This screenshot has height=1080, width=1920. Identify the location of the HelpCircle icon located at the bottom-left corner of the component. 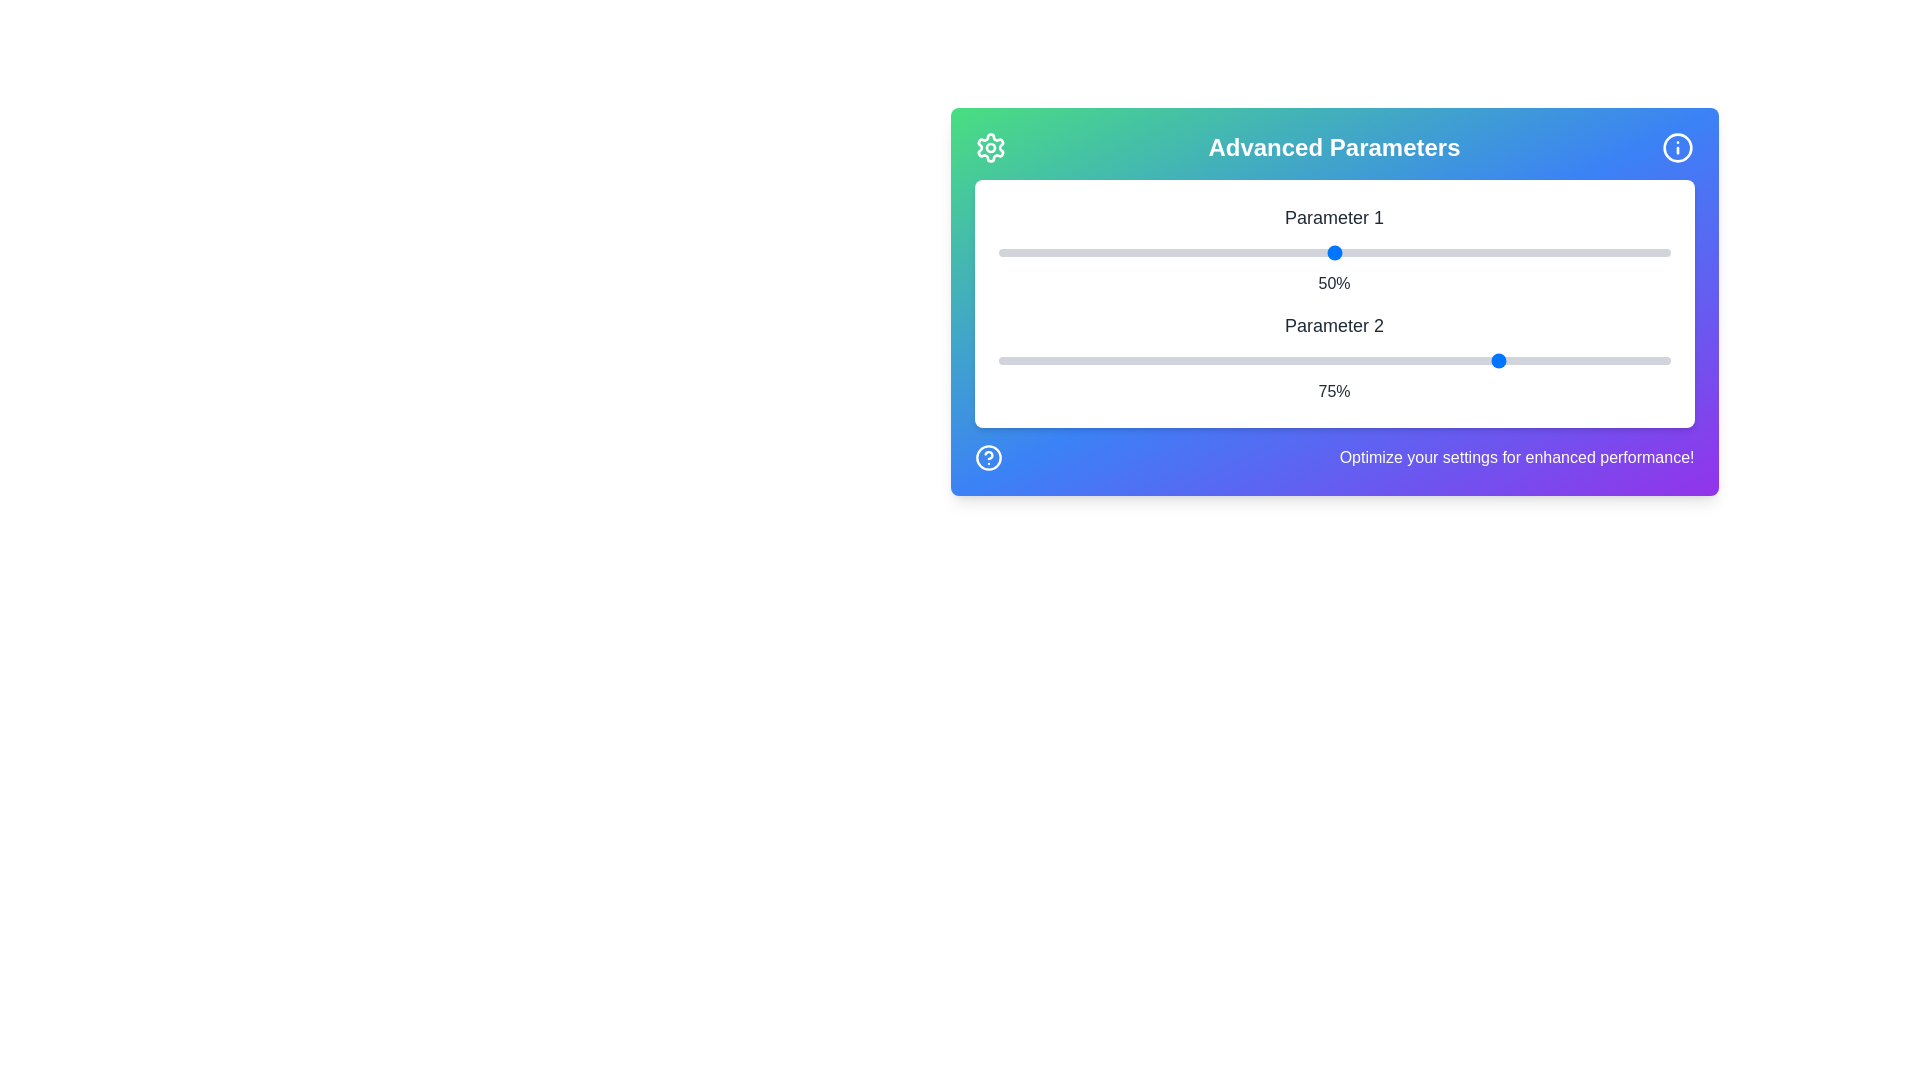
(988, 458).